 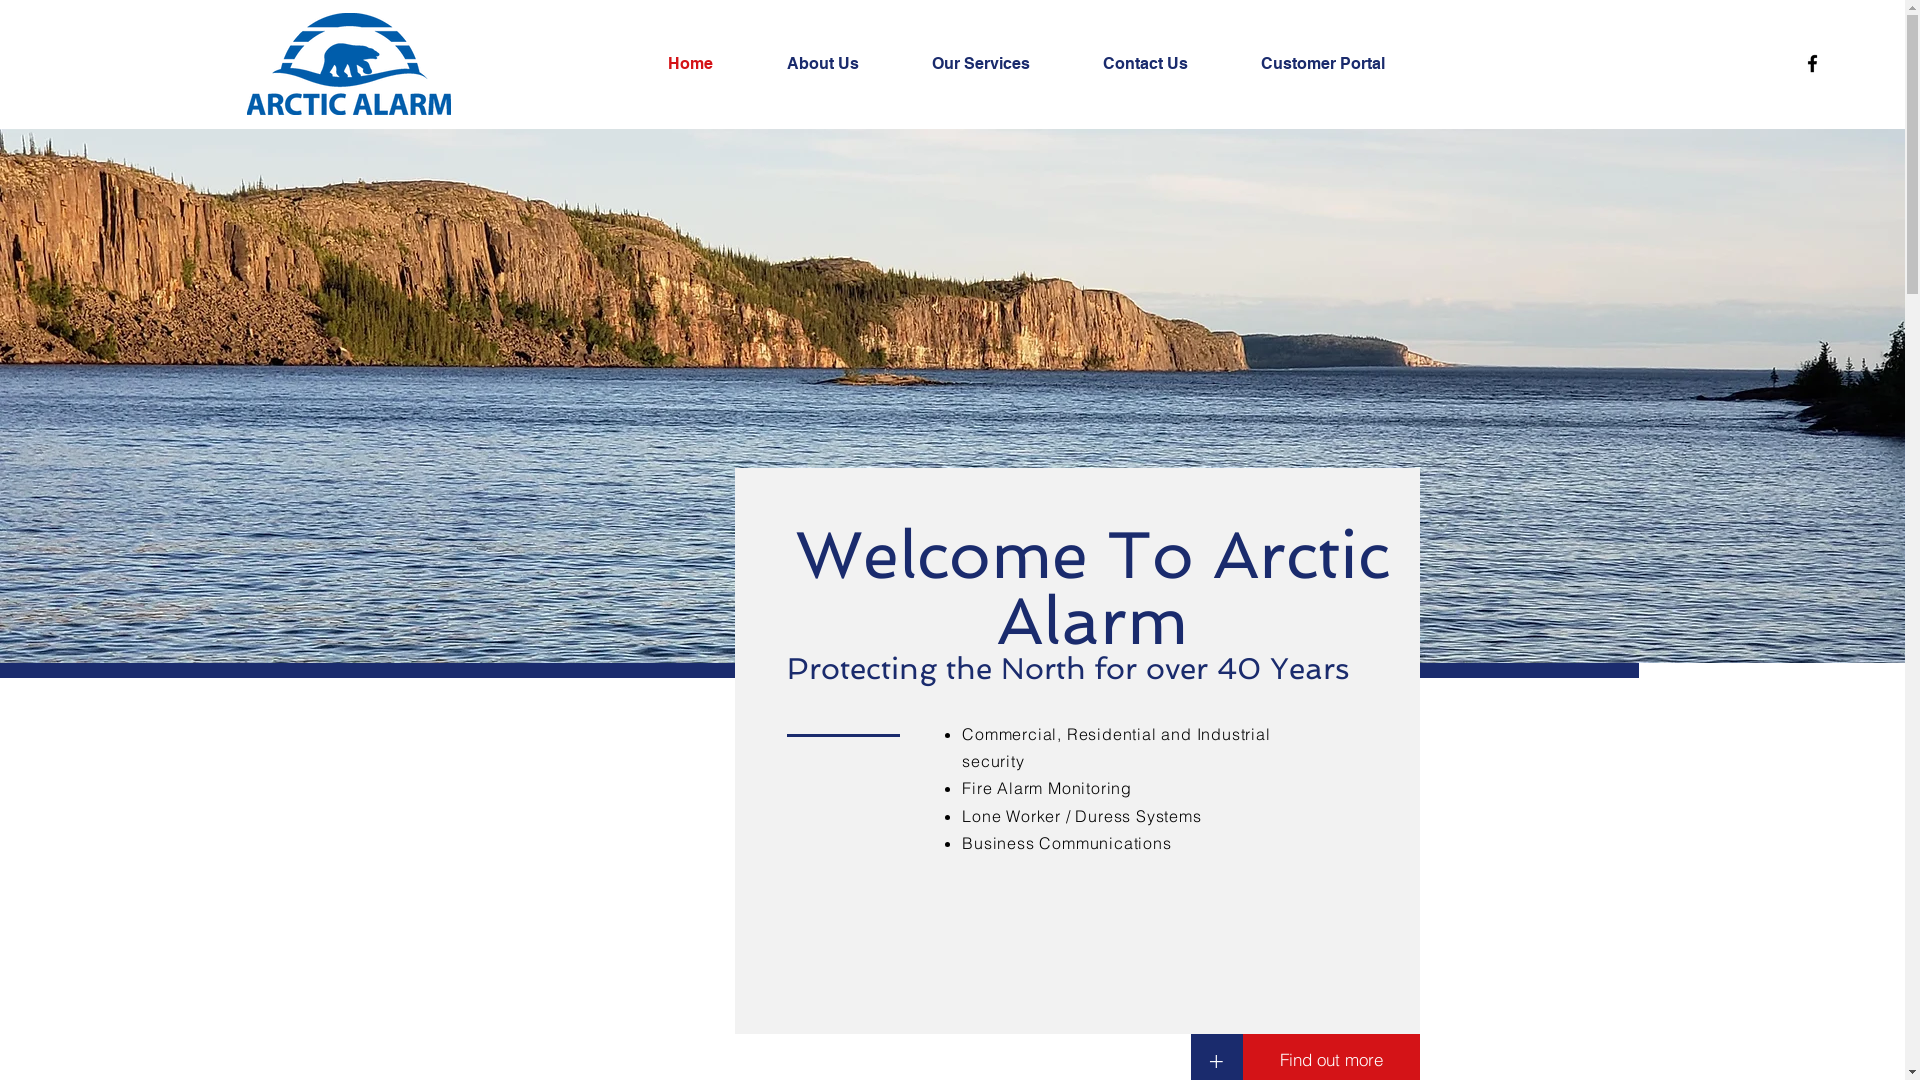 What do you see at coordinates (844, 63) in the screenshot?
I see `'About Us'` at bounding box center [844, 63].